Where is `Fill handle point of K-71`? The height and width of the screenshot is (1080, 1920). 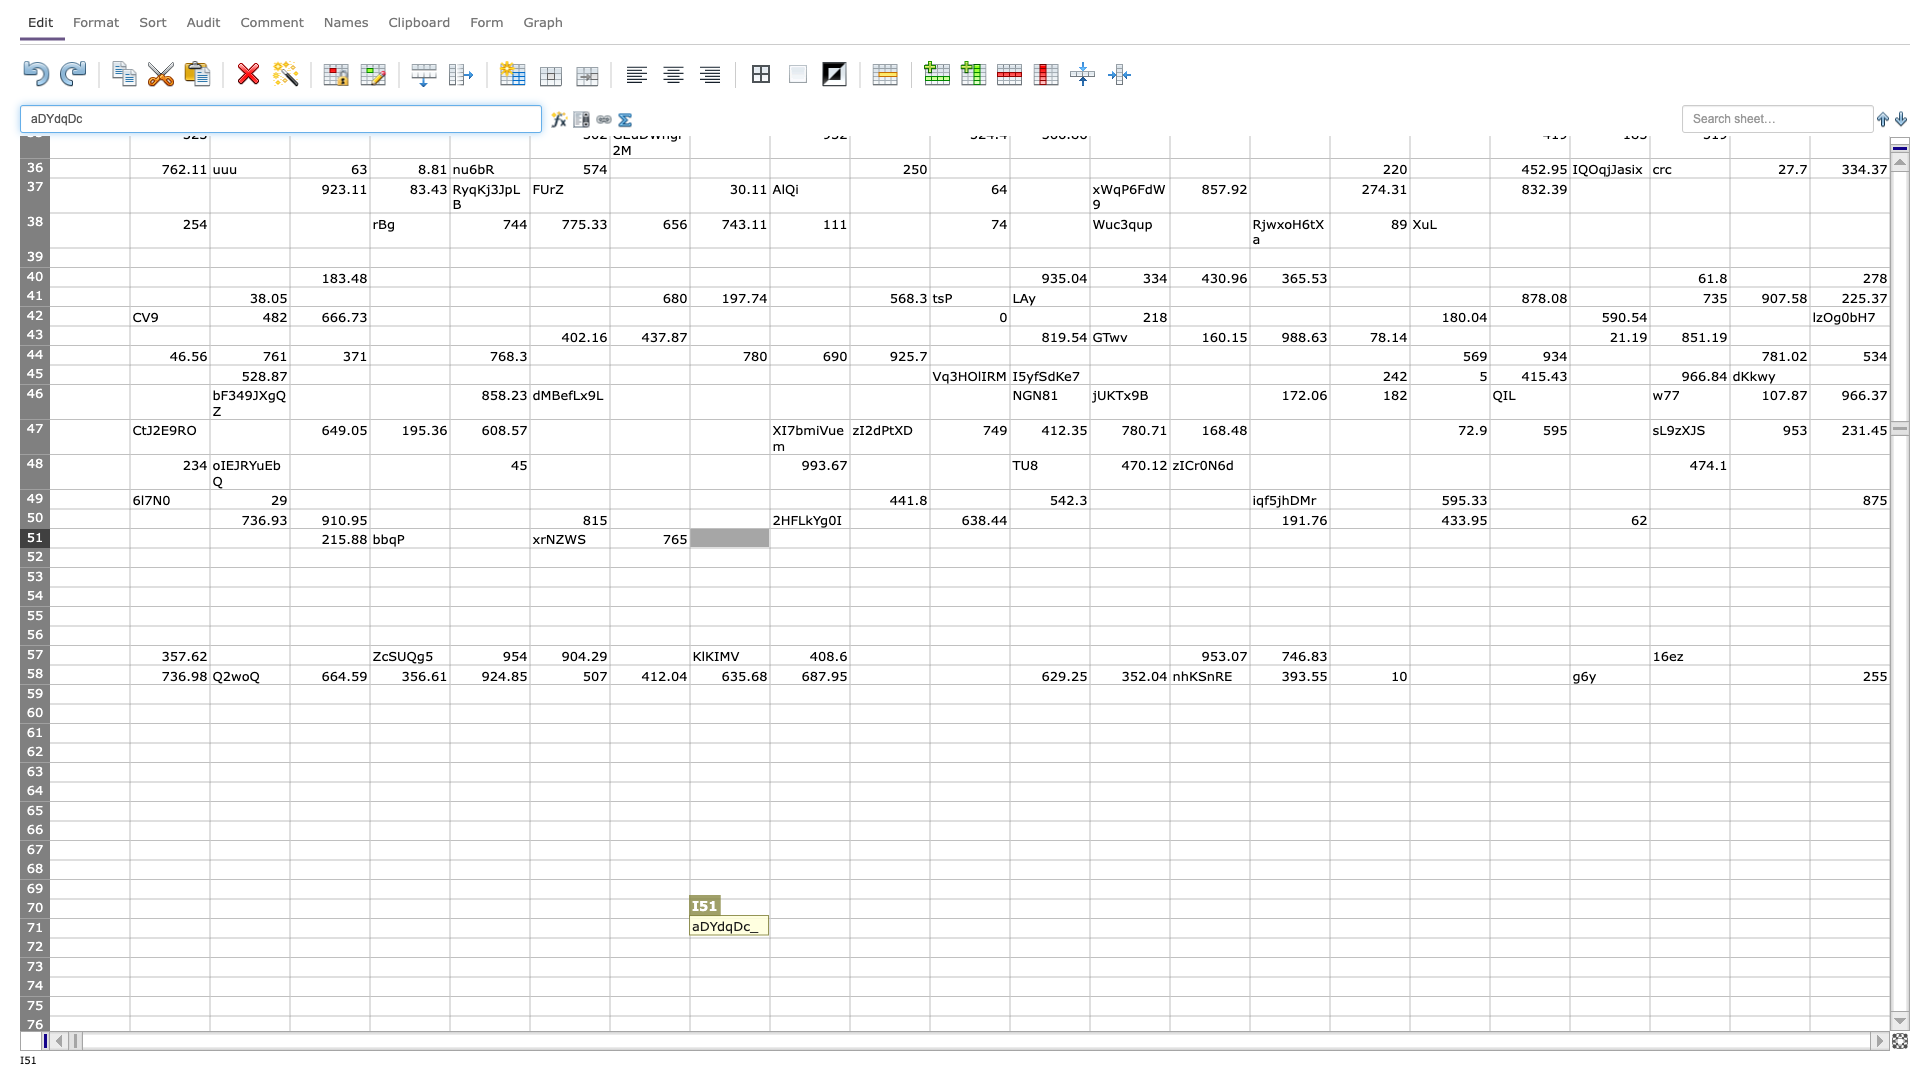 Fill handle point of K-71 is located at coordinates (929, 937).